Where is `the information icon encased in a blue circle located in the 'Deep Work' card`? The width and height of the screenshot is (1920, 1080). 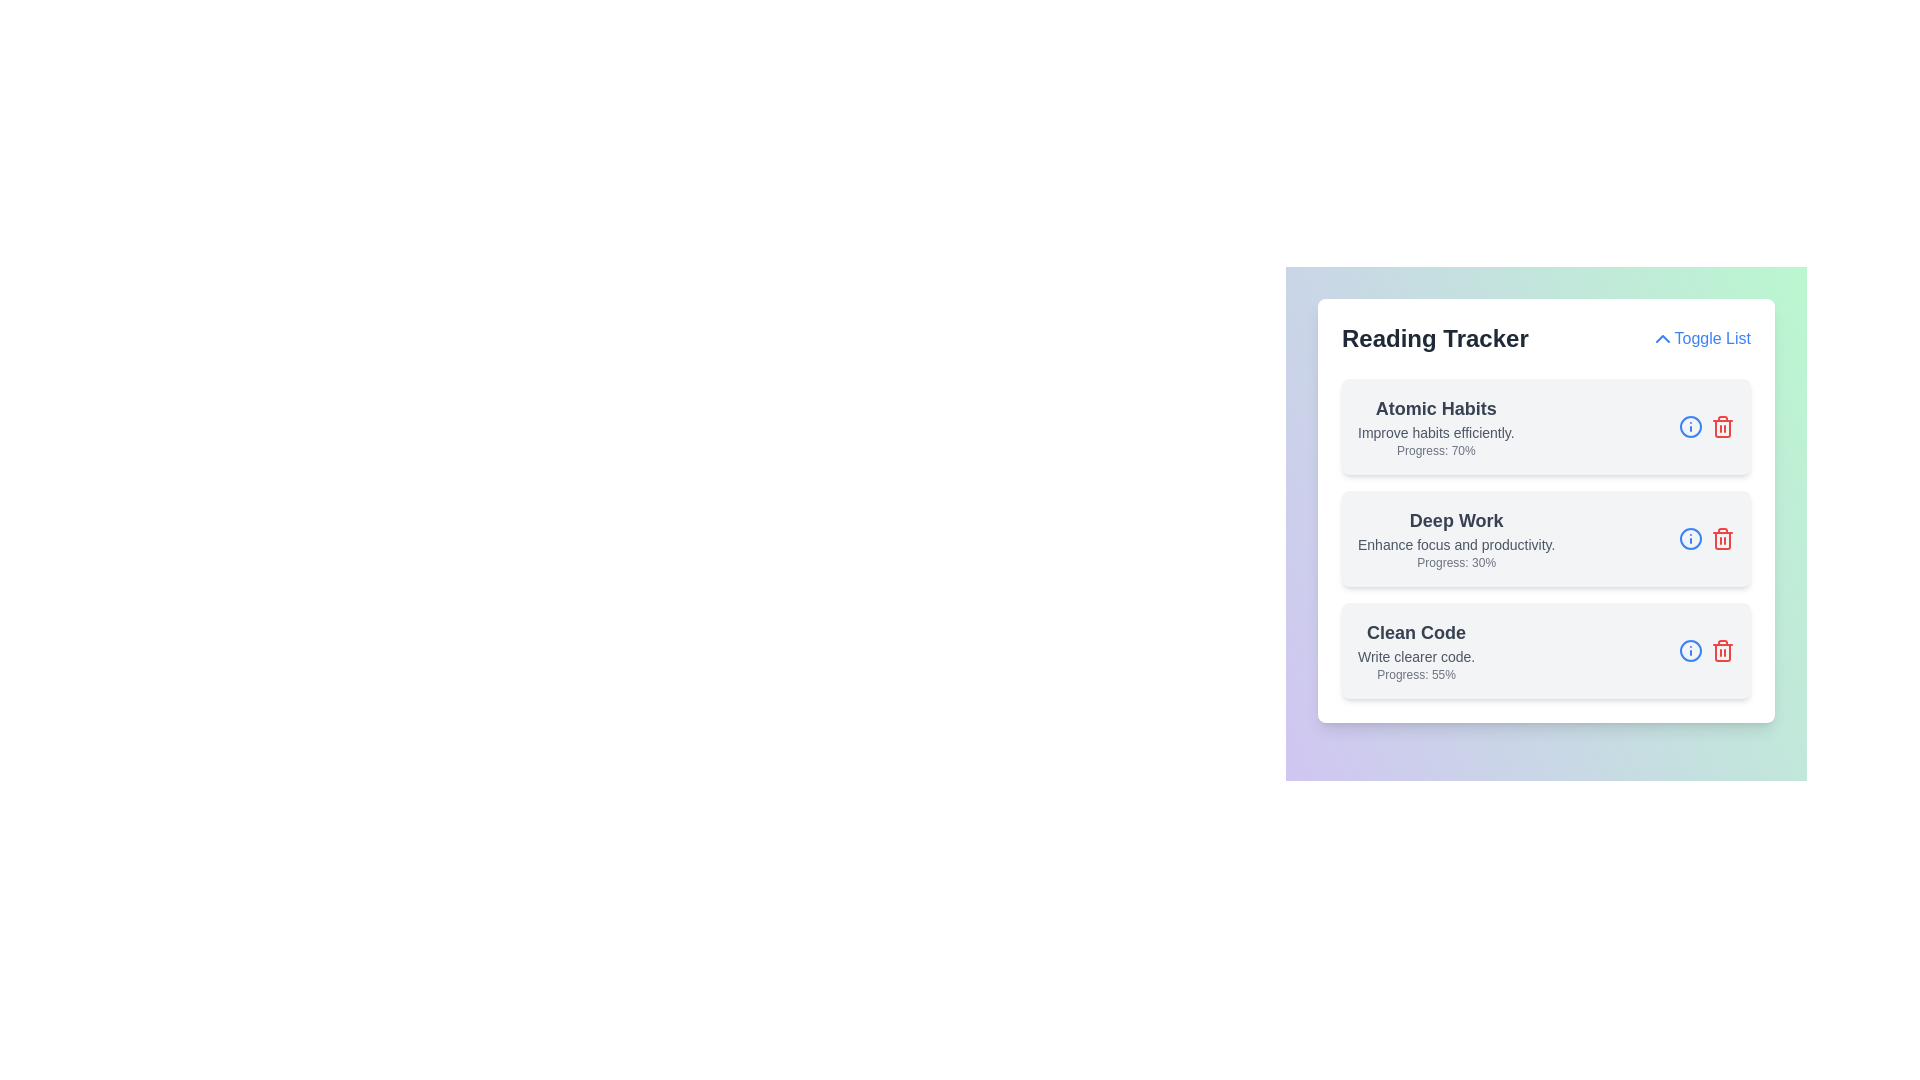
the information icon encased in a blue circle located in the 'Deep Work' card is located at coordinates (1706, 538).